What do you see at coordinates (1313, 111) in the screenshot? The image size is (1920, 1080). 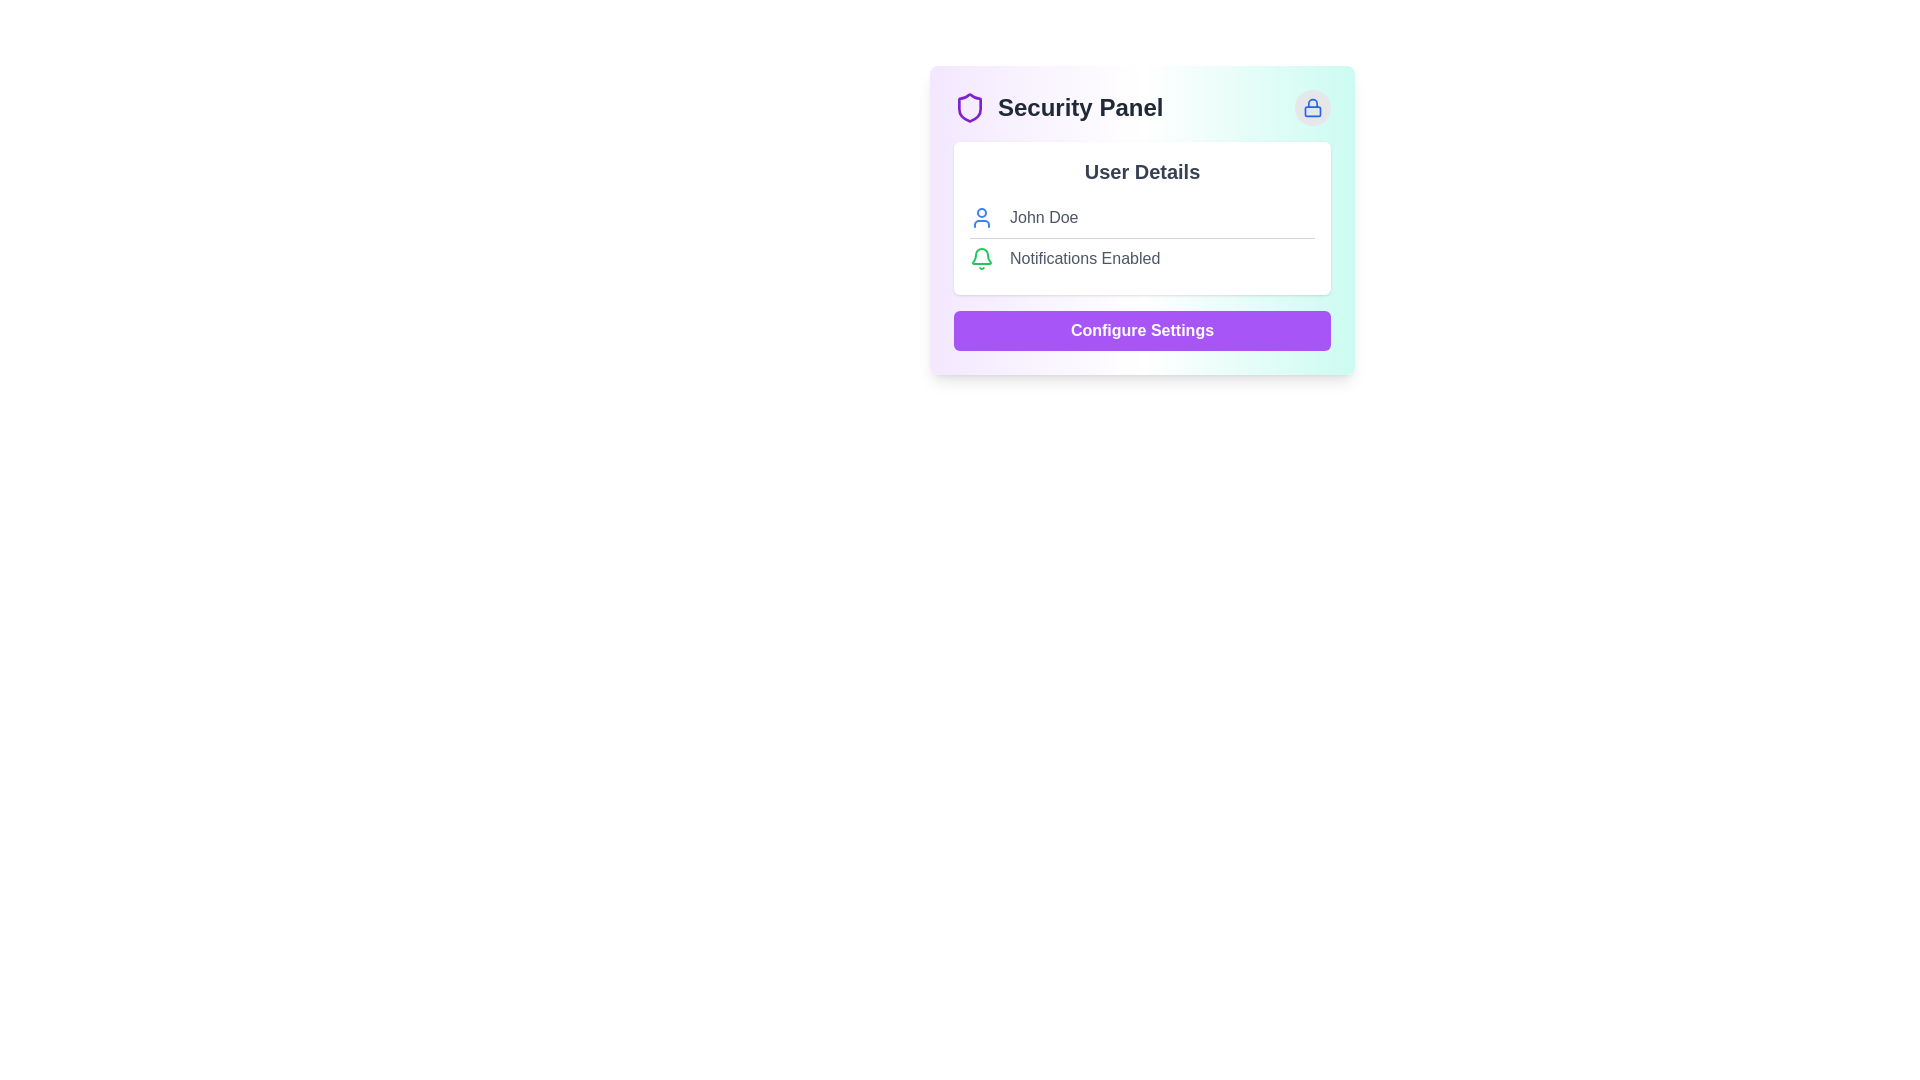 I see `the body of the lock icon located at the upper right corner of the 'Security Panel' card, which symbolizes security or restricted access` at bounding box center [1313, 111].